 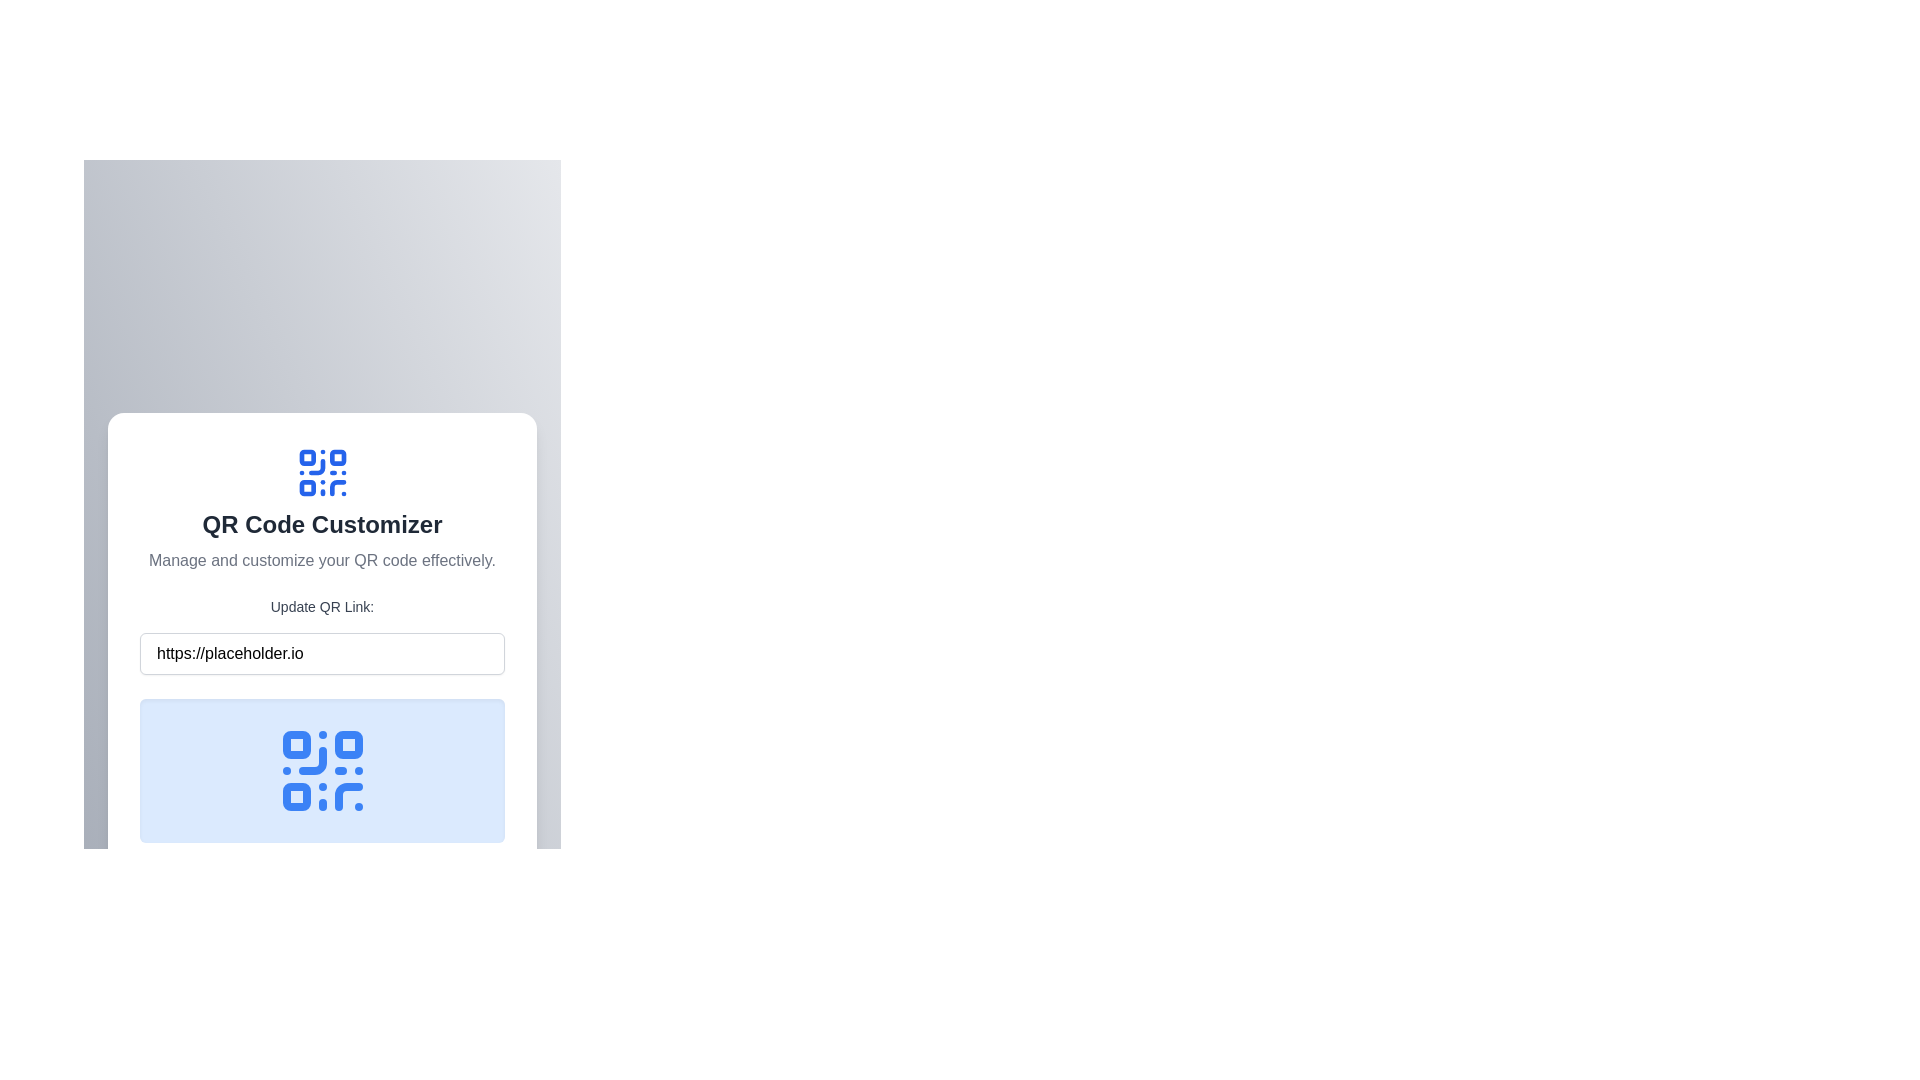 I want to click on the small blue square with rounded corners, the second square in the top row of the QR code illustration, so click(x=337, y=457).